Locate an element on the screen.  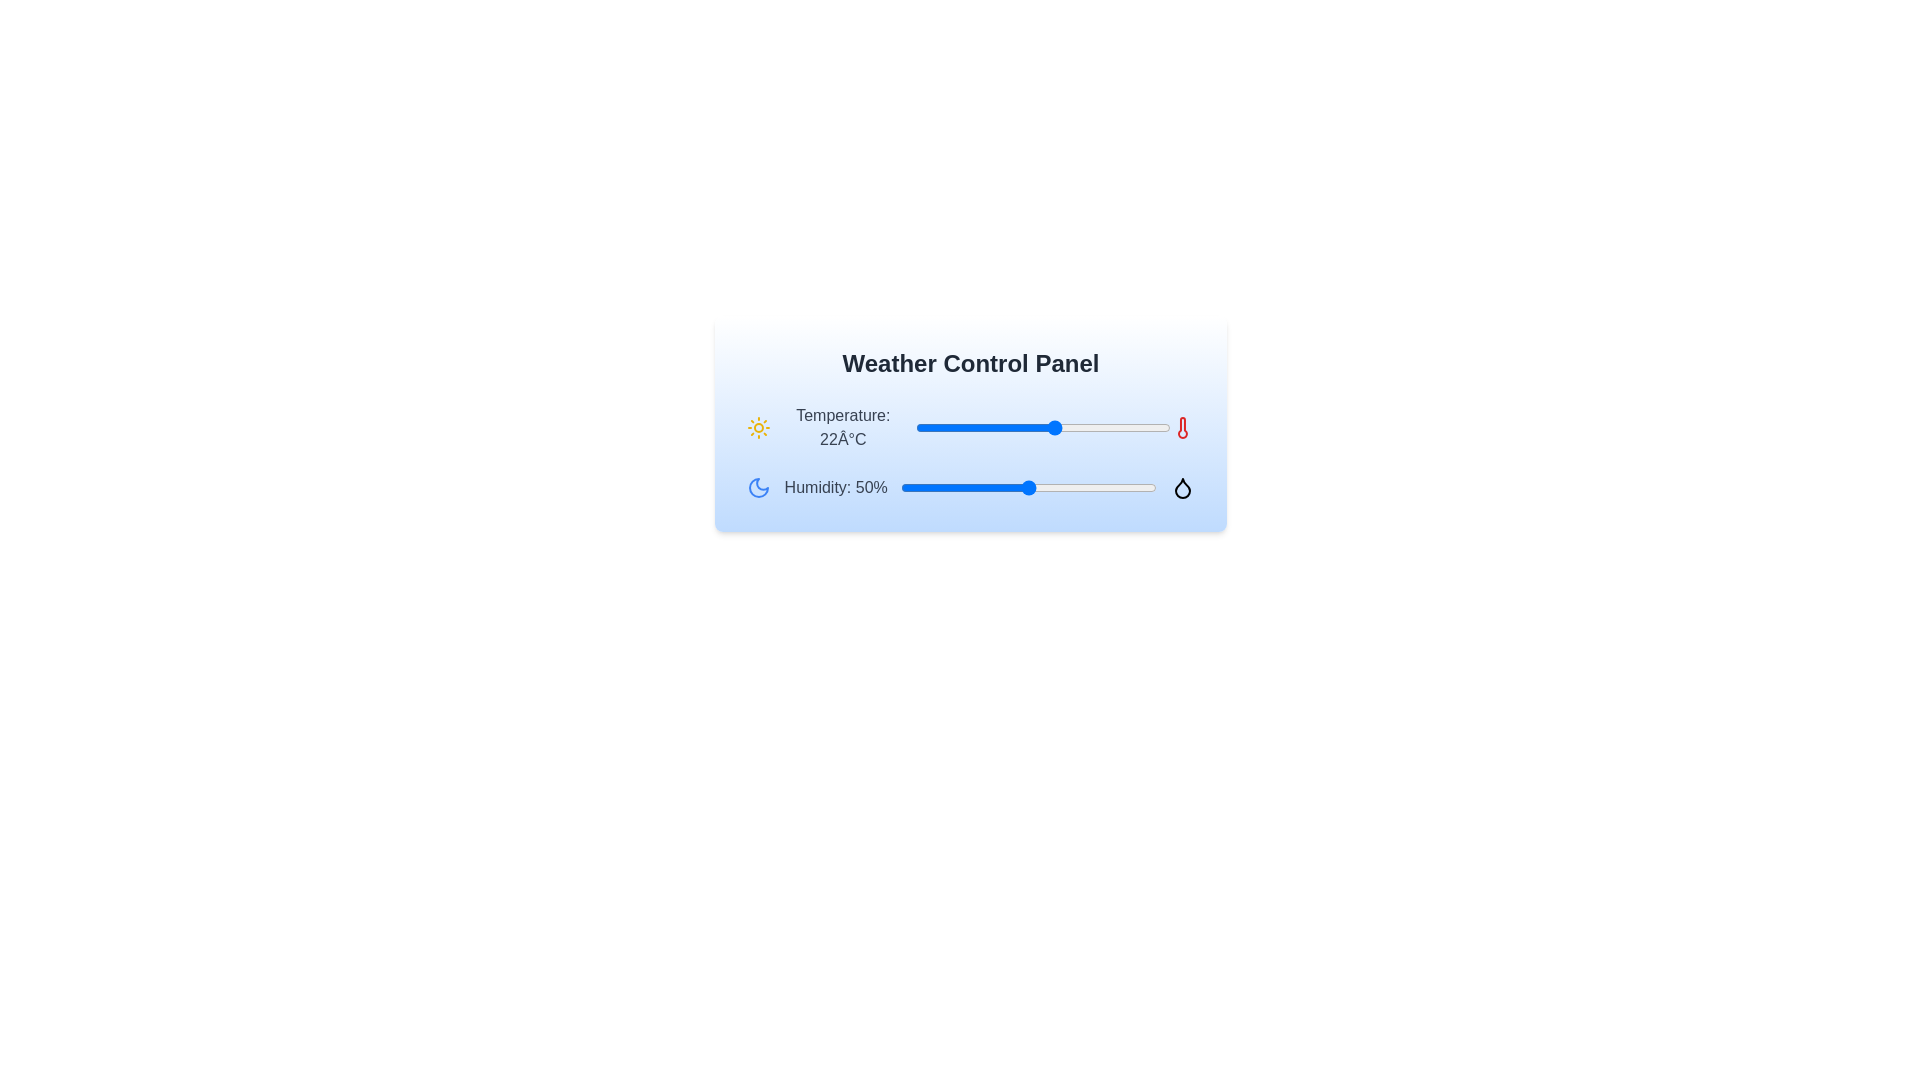
the humidity slider to set the humidity to 99% is located at coordinates (1154, 488).